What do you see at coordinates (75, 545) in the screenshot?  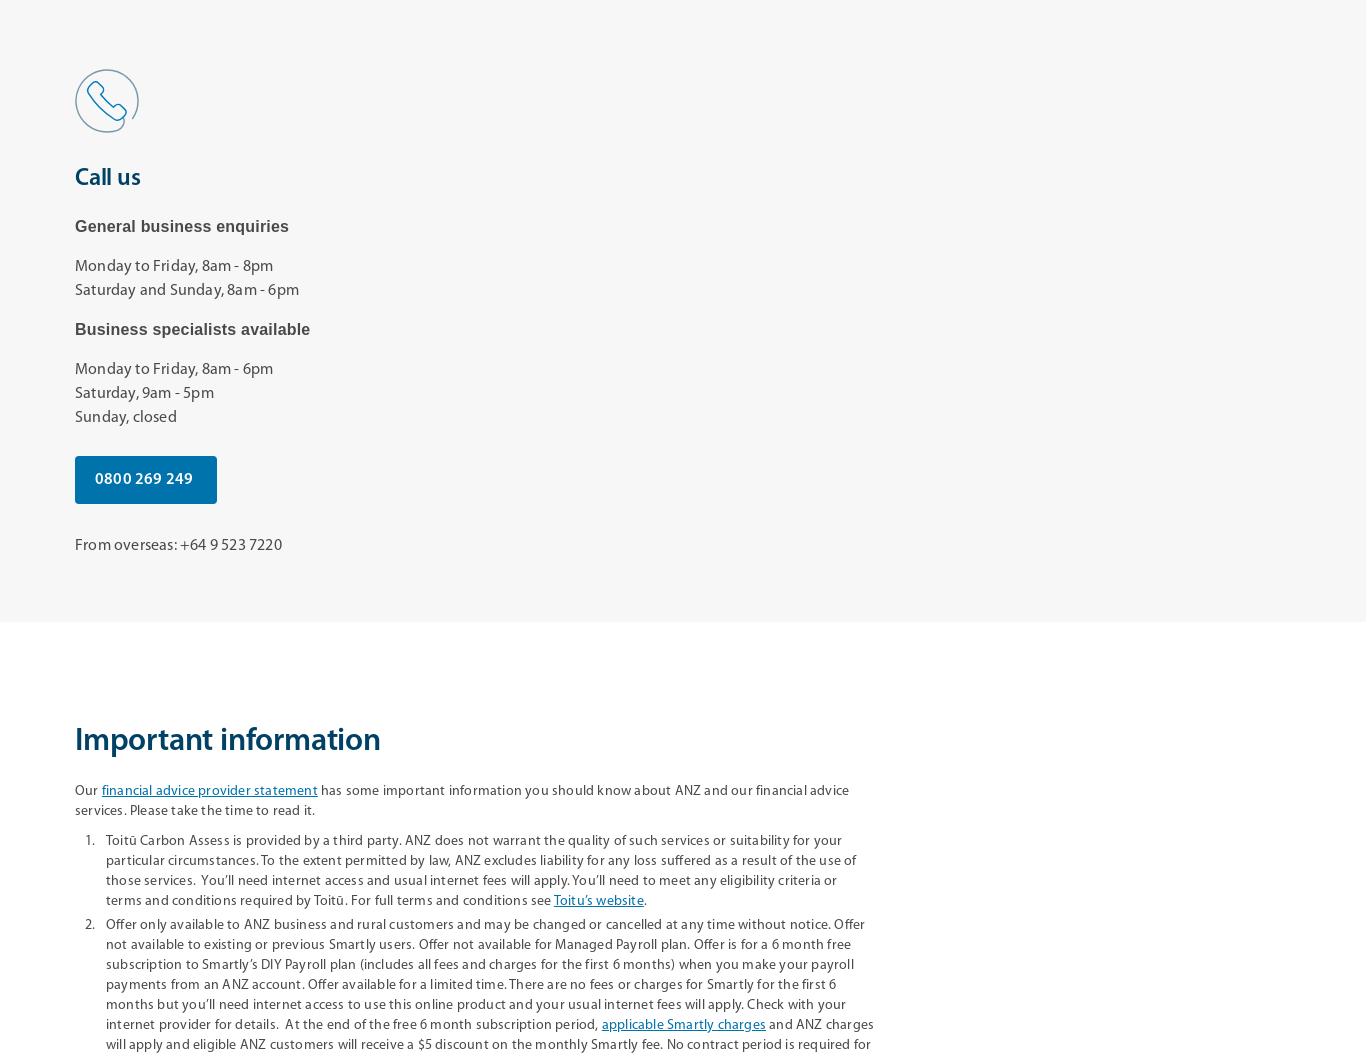 I see `'From overseas: +64 9 523 7220'` at bounding box center [75, 545].